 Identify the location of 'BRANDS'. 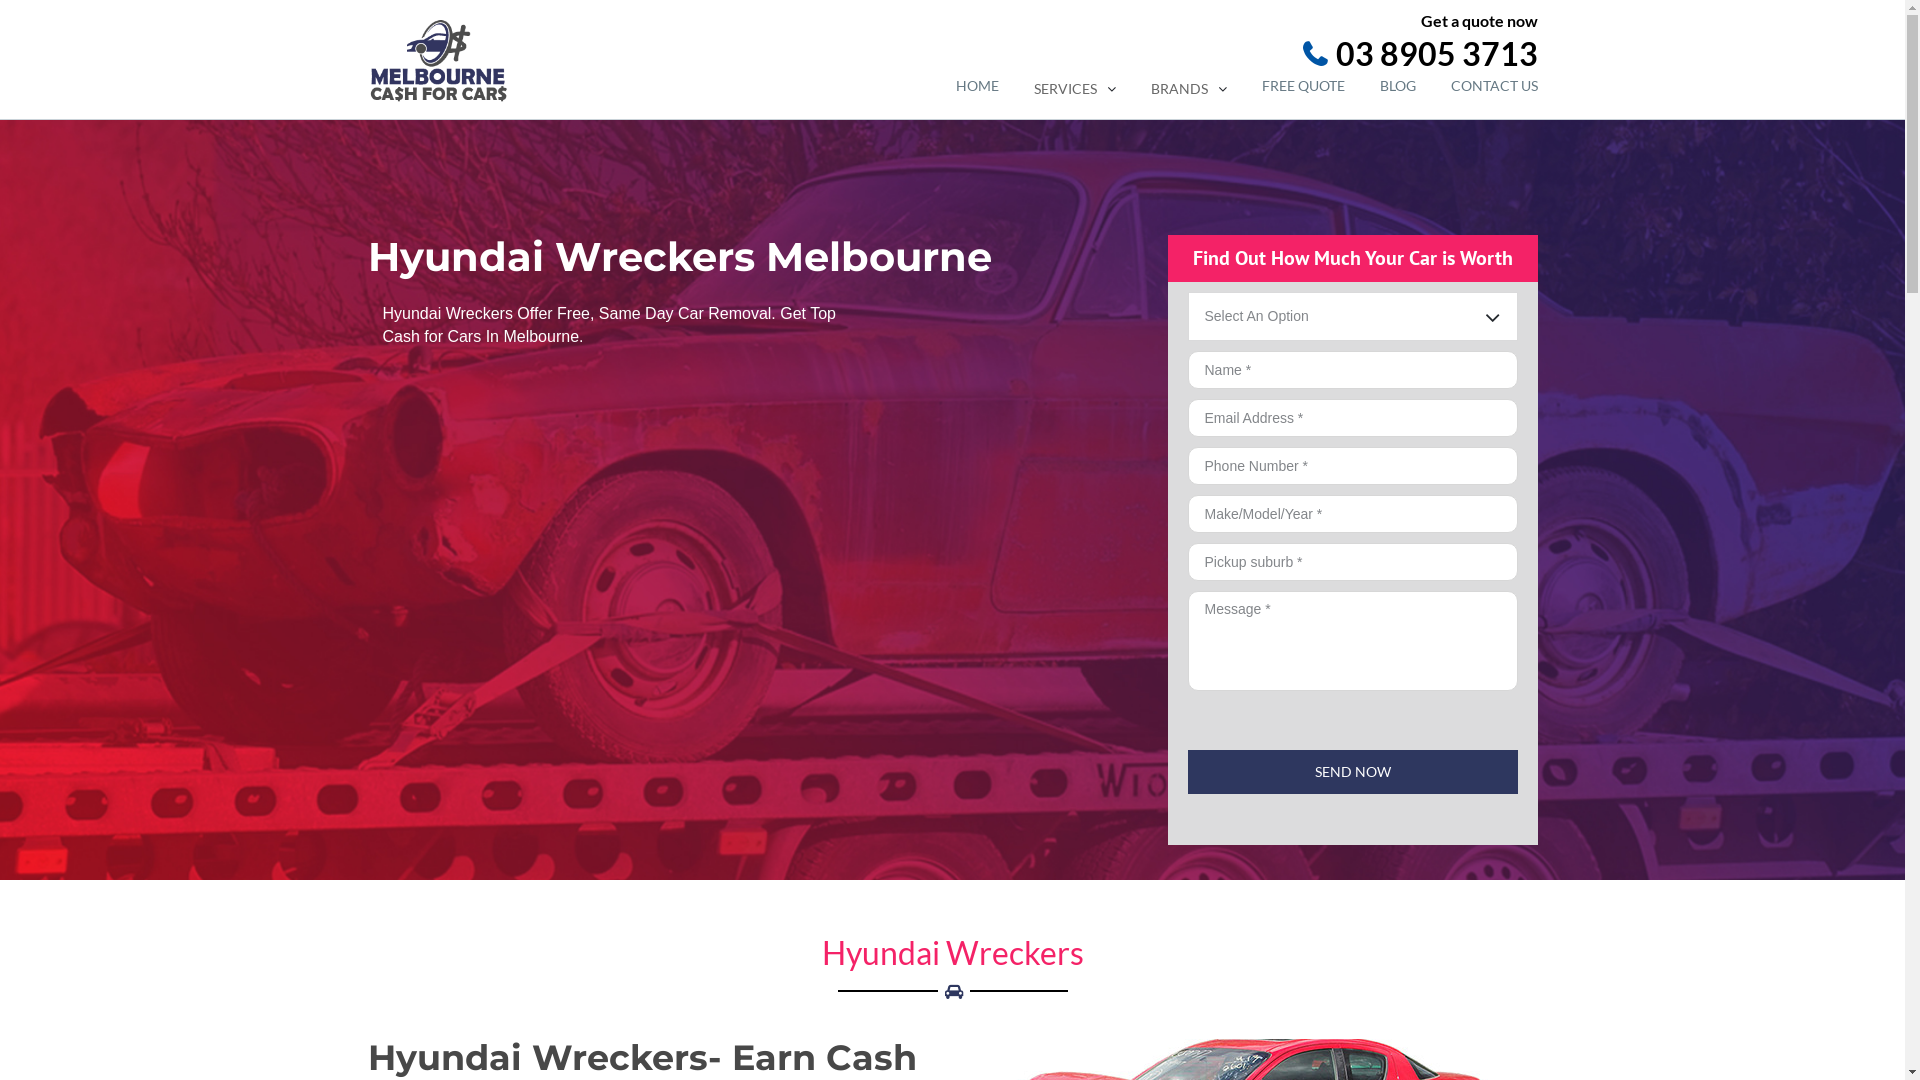
(1188, 86).